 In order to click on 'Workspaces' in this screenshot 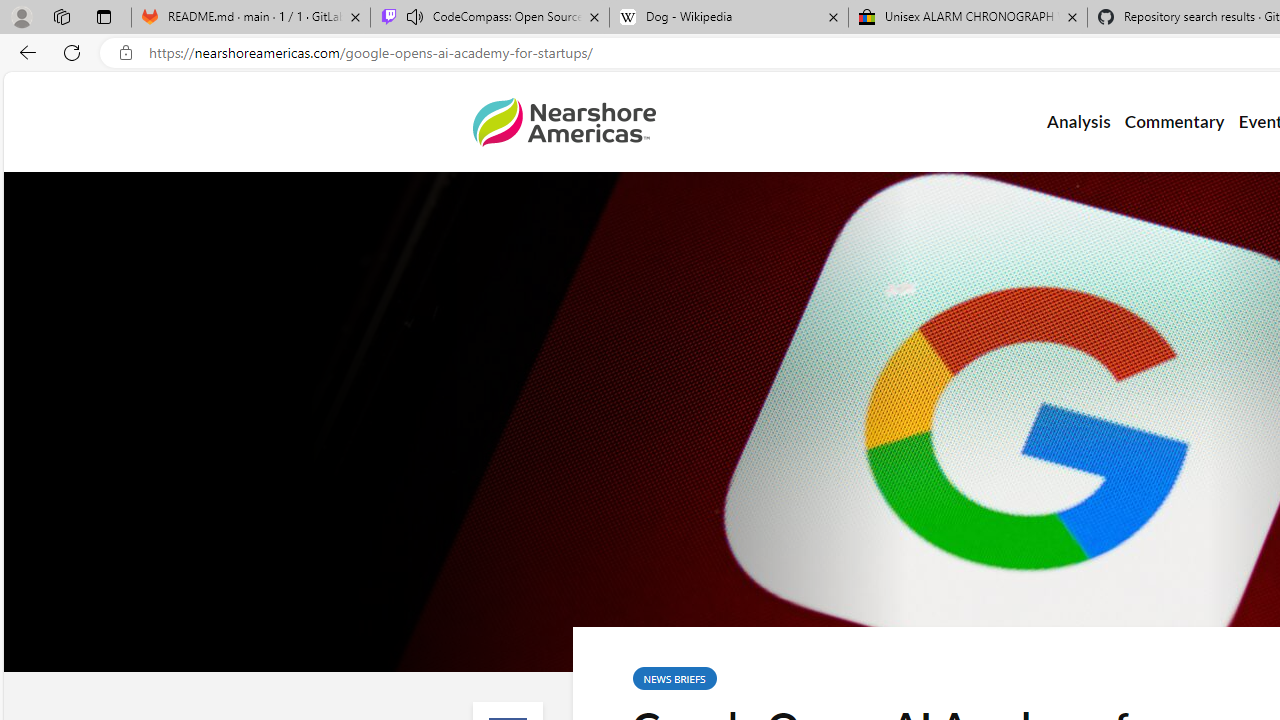, I will do `click(61, 16)`.